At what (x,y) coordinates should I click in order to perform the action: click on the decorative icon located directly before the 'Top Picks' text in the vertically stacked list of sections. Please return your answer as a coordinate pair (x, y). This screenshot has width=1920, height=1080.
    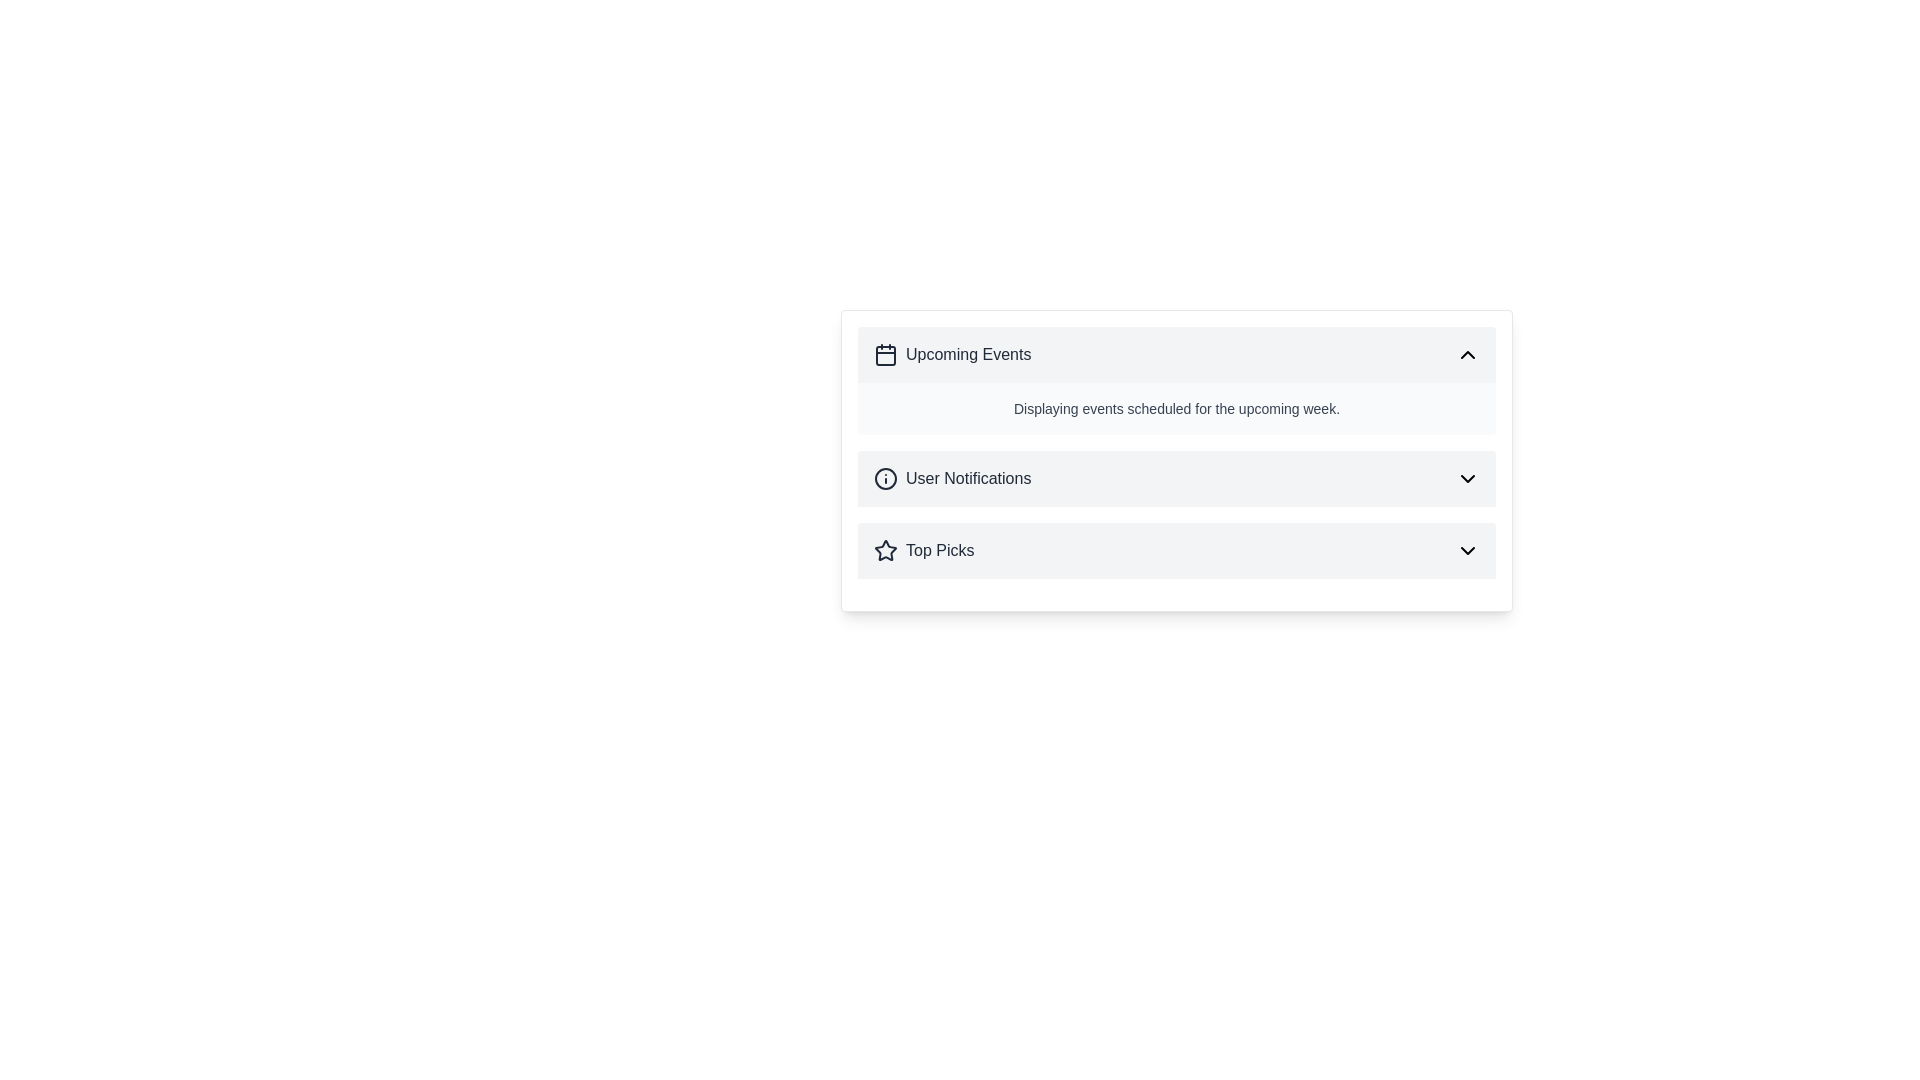
    Looking at the image, I should click on (885, 551).